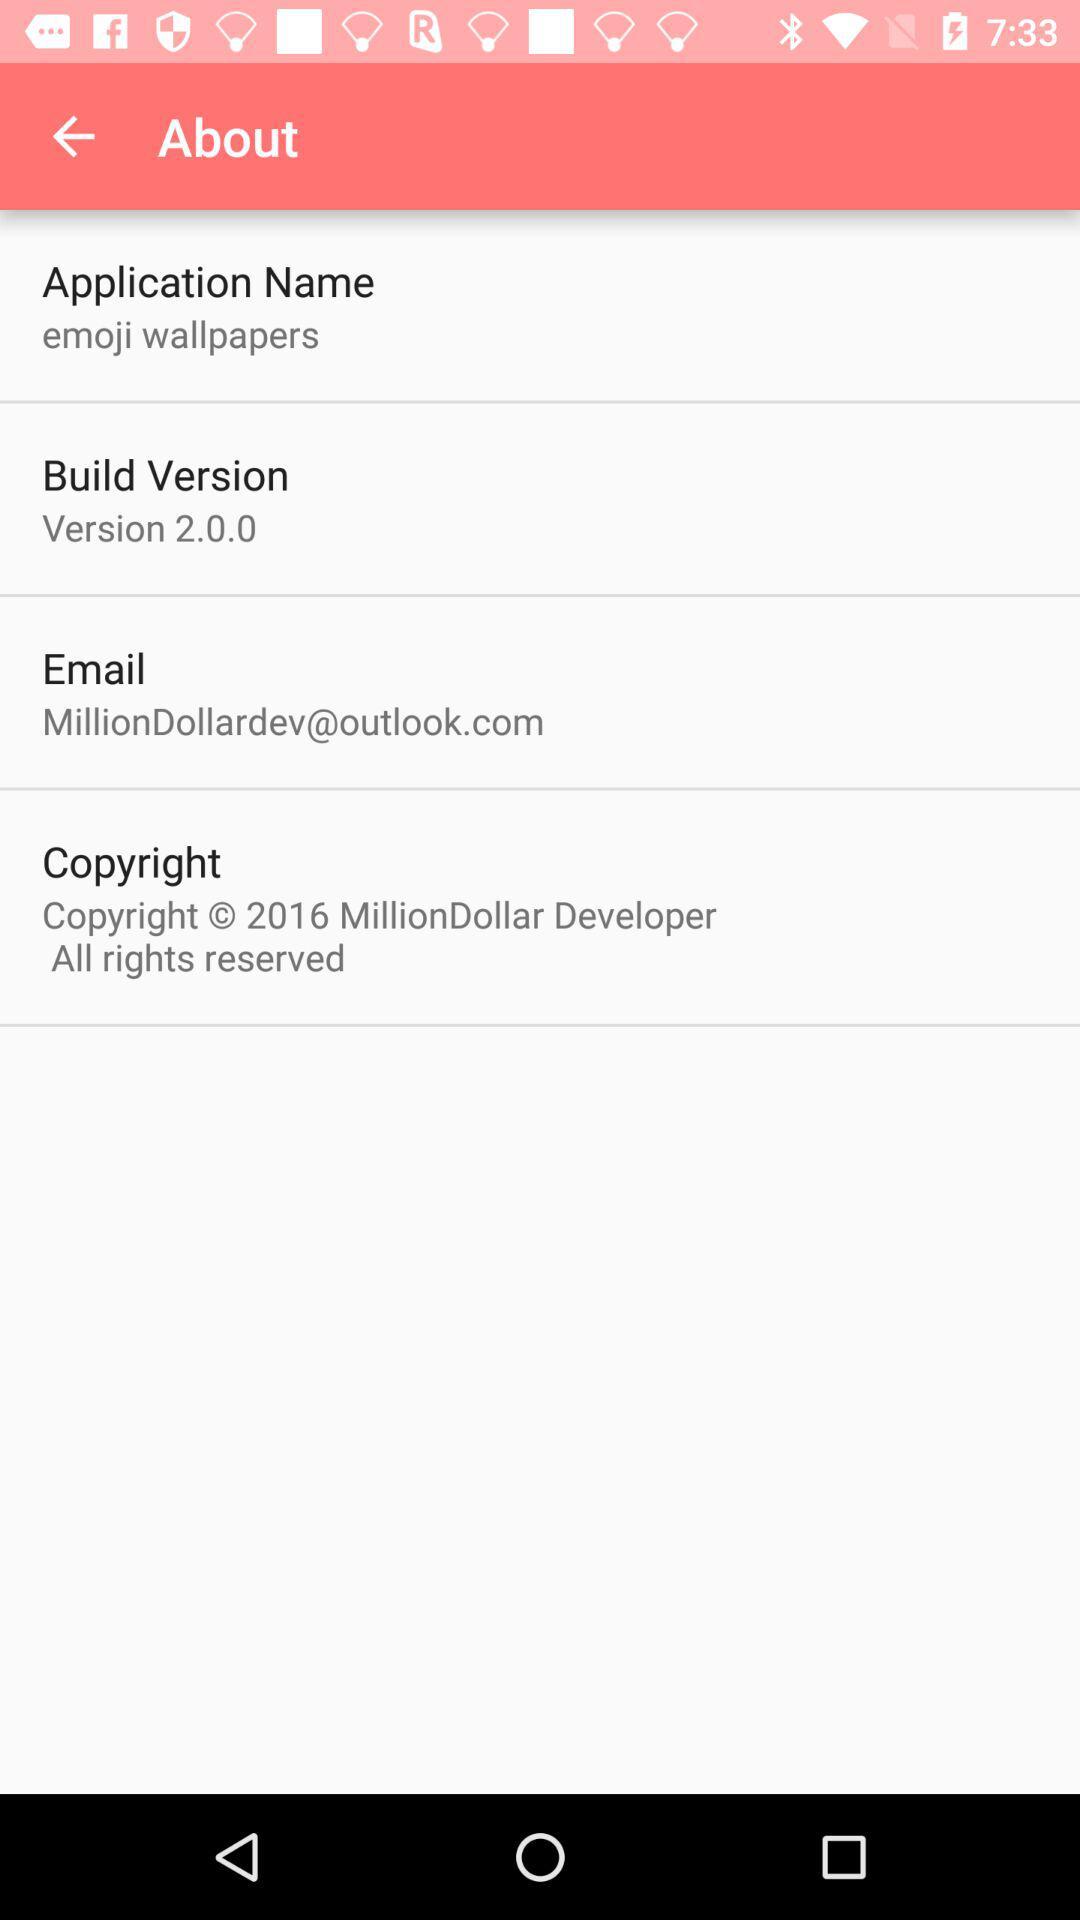  What do you see at coordinates (94, 667) in the screenshot?
I see `the item above milliondollardev@outlook.com item` at bounding box center [94, 667].